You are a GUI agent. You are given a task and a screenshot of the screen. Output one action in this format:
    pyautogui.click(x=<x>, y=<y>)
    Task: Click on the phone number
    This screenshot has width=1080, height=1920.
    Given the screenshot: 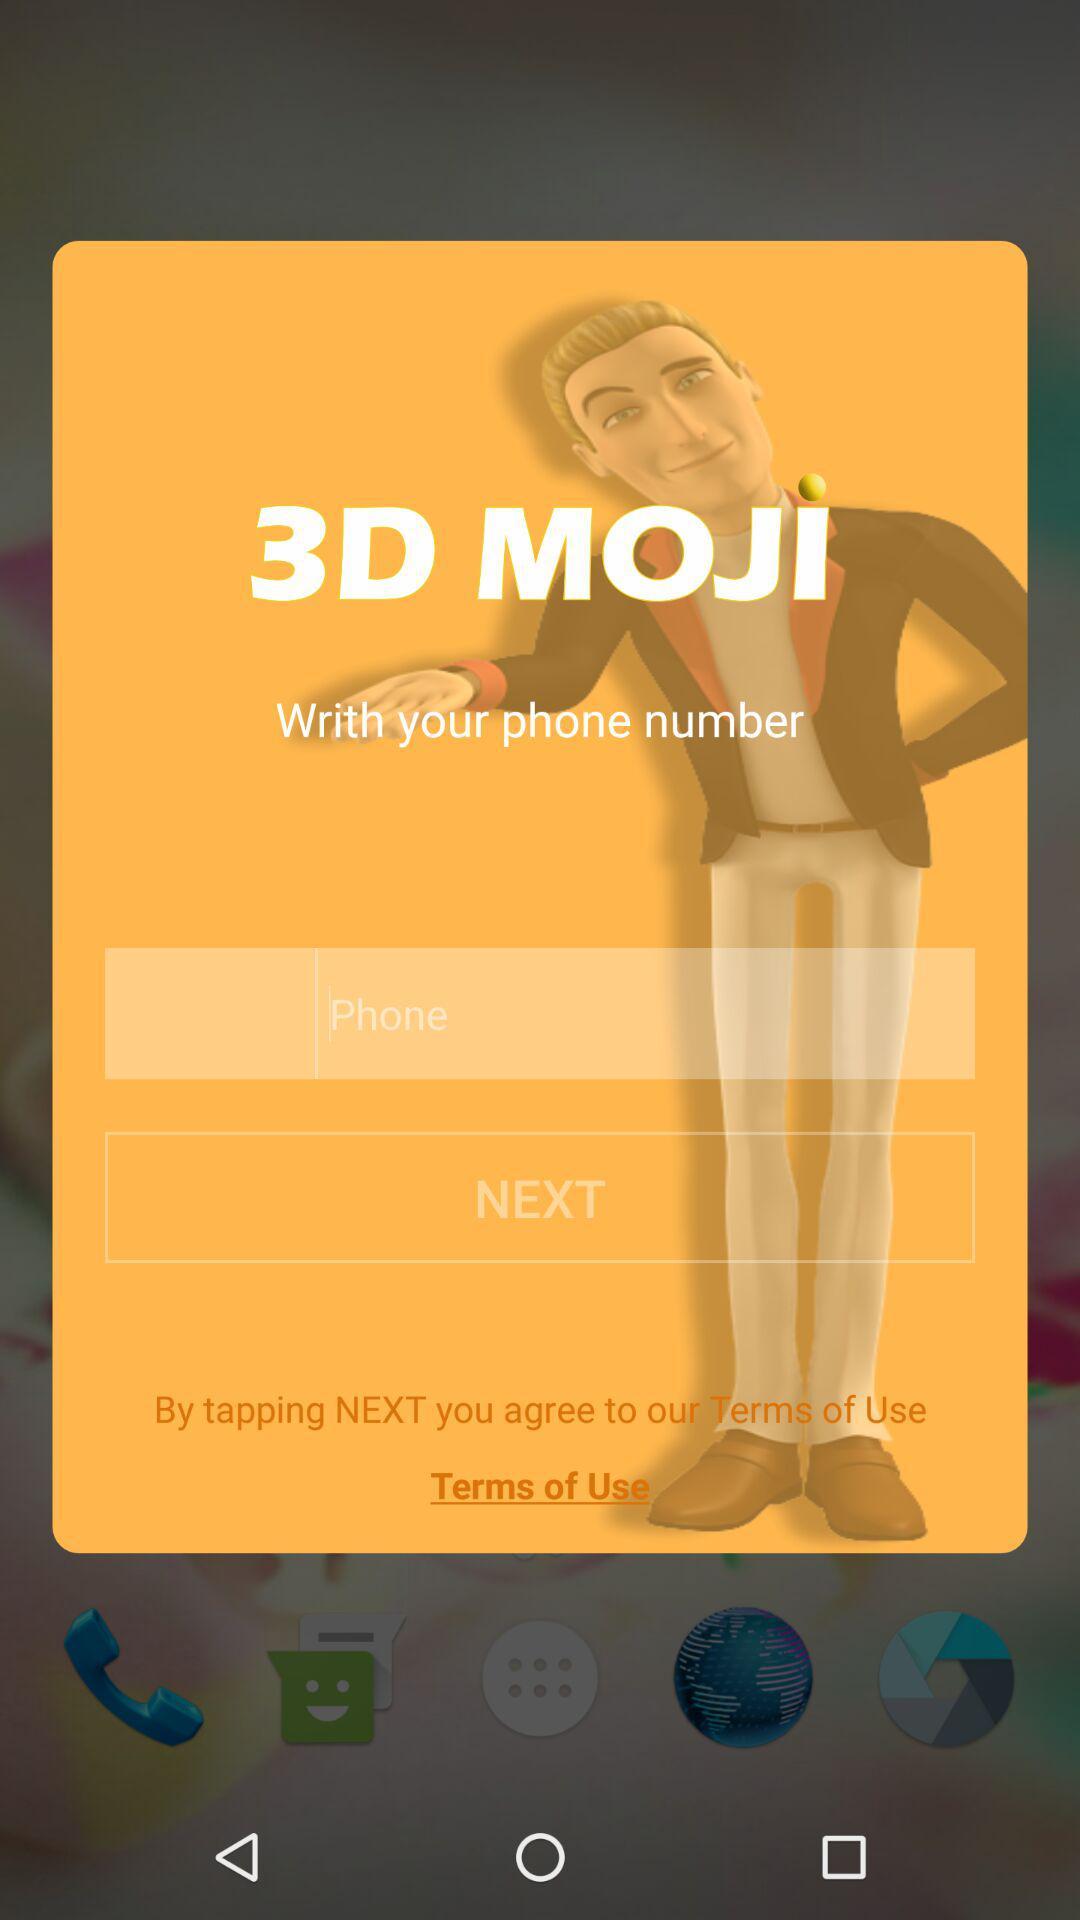 What is the action you would take?
    pyautogui.click(x=204, y=1013)
    